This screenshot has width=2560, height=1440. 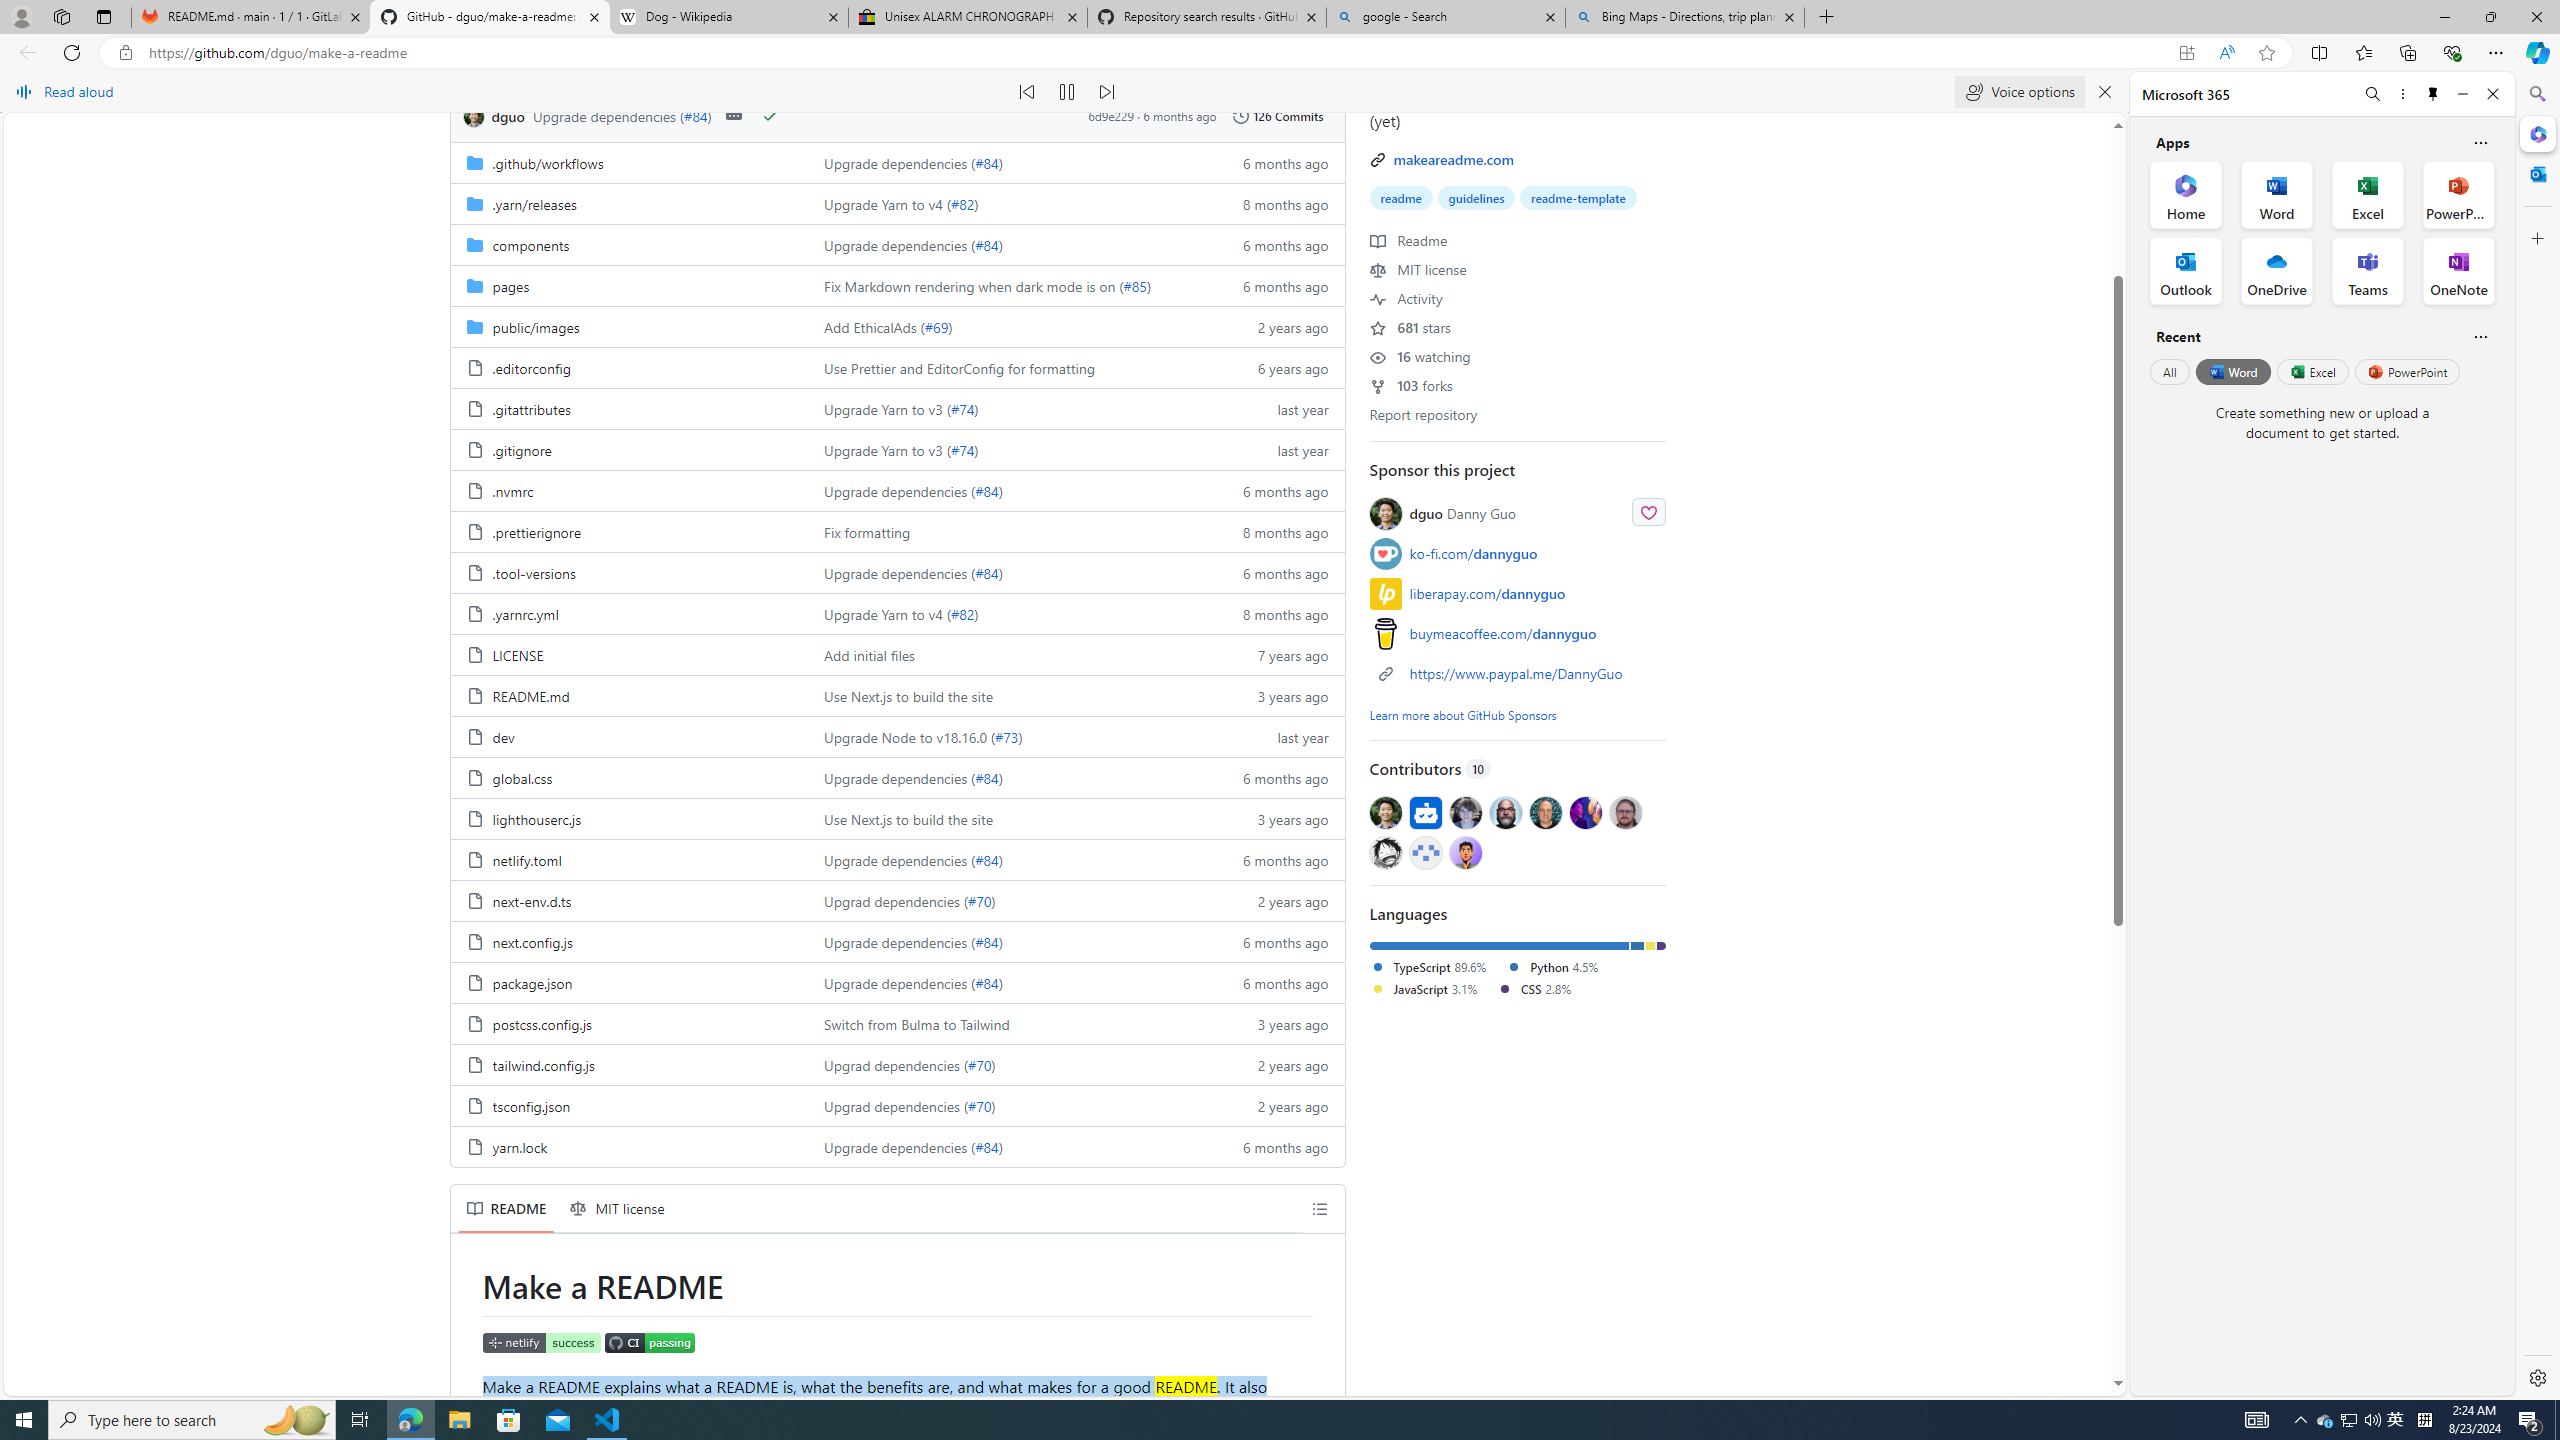 What do you see at coordinates (1560, 968) in the screenshot?
I see `'Python4.5%'` at bounding box center [1560, 968].